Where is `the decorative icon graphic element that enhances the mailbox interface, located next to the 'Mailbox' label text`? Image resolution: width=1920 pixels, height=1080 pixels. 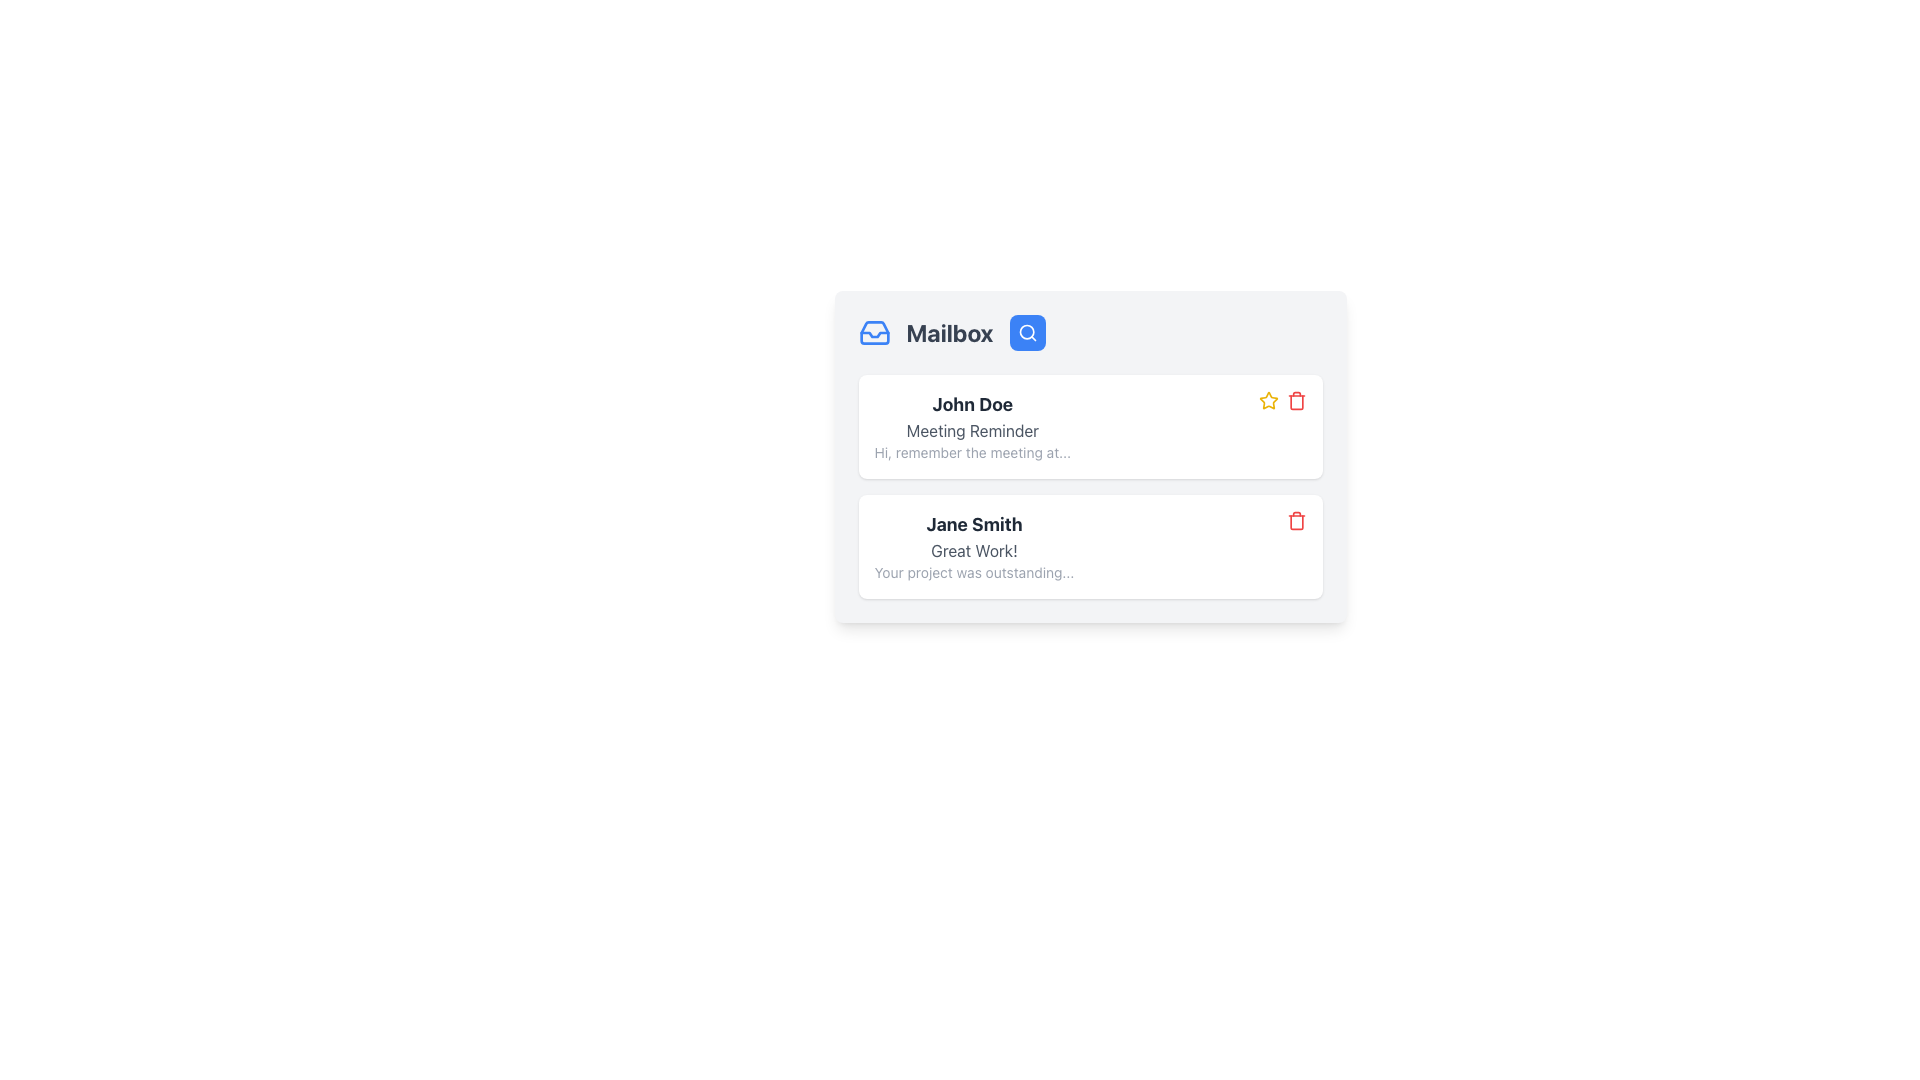
the decorative icon graphic element that enhances the mailbox interface, located next to the 'Mailbox' label text is located at coordinates (874, 334).